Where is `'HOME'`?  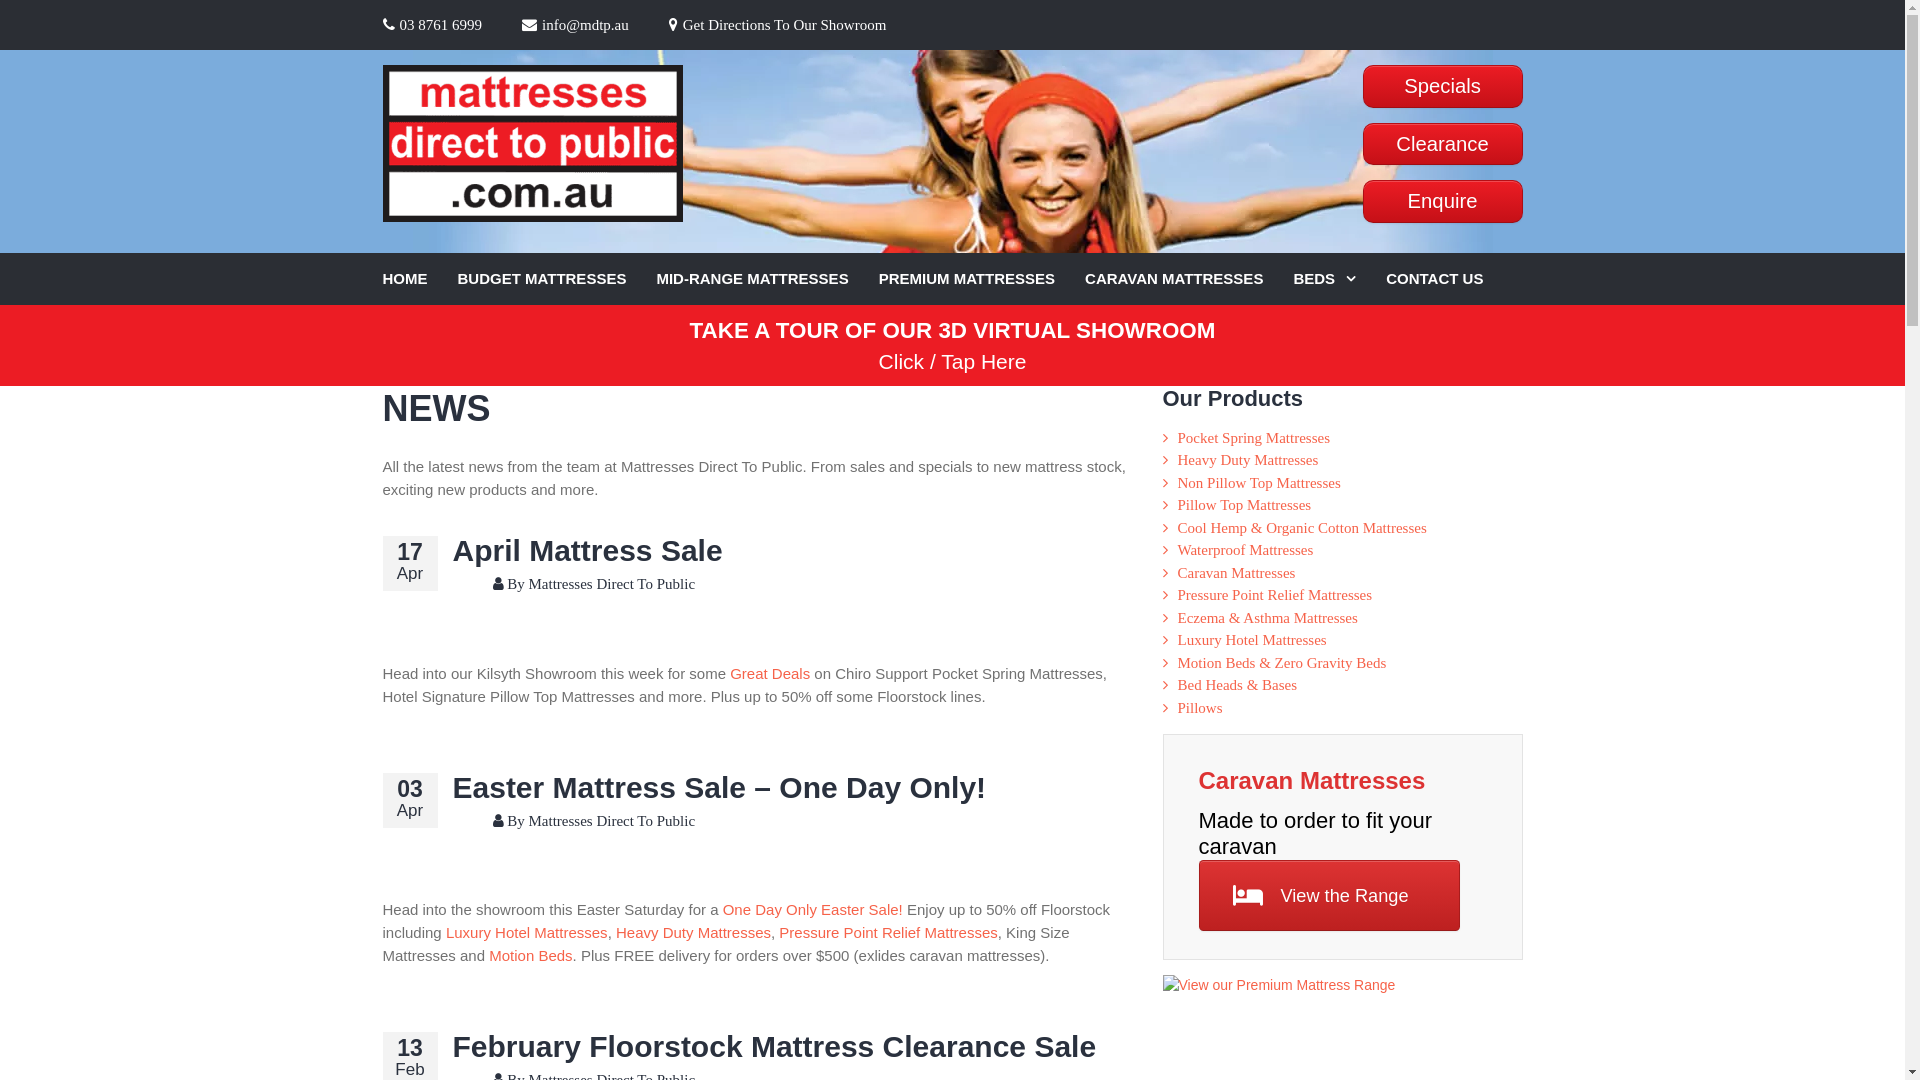
'HOME' is located at coordinates (418, 279).